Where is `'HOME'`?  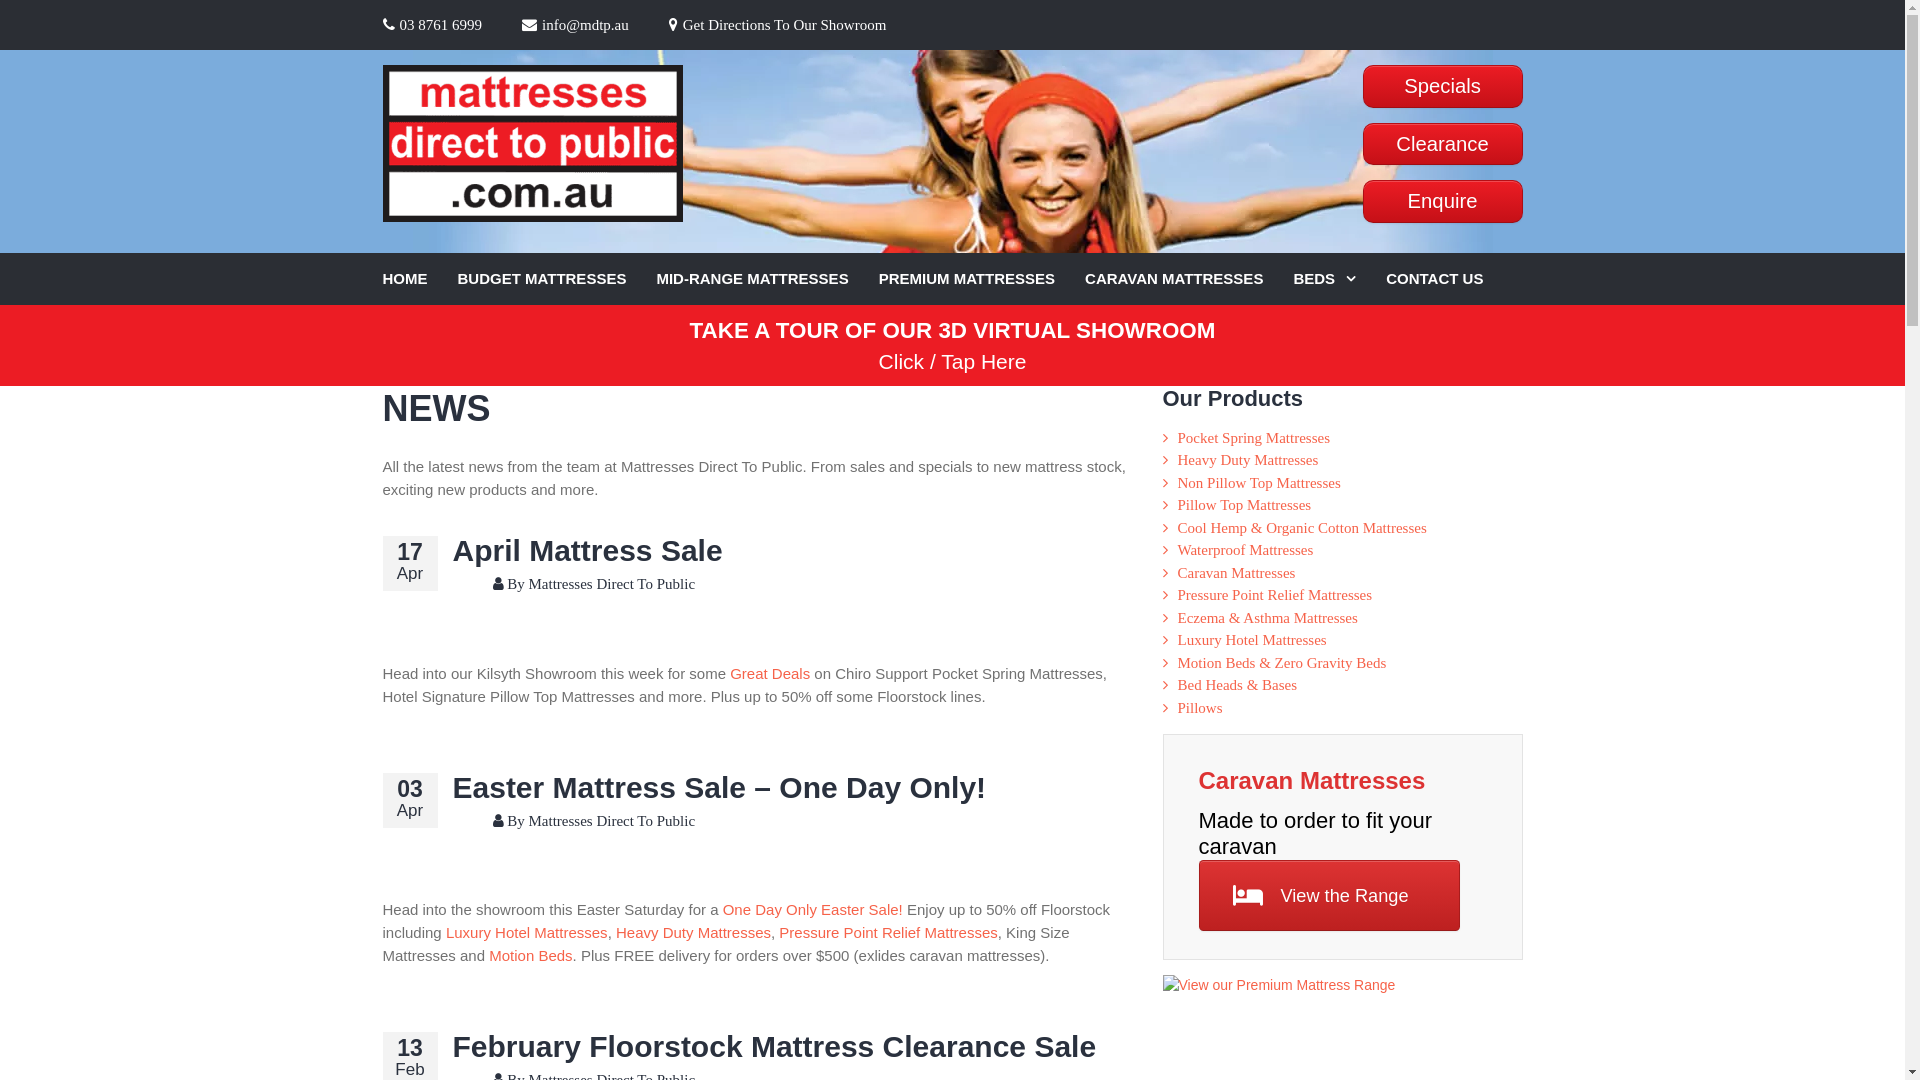
'HOME' is located at coordinates (418, 279).